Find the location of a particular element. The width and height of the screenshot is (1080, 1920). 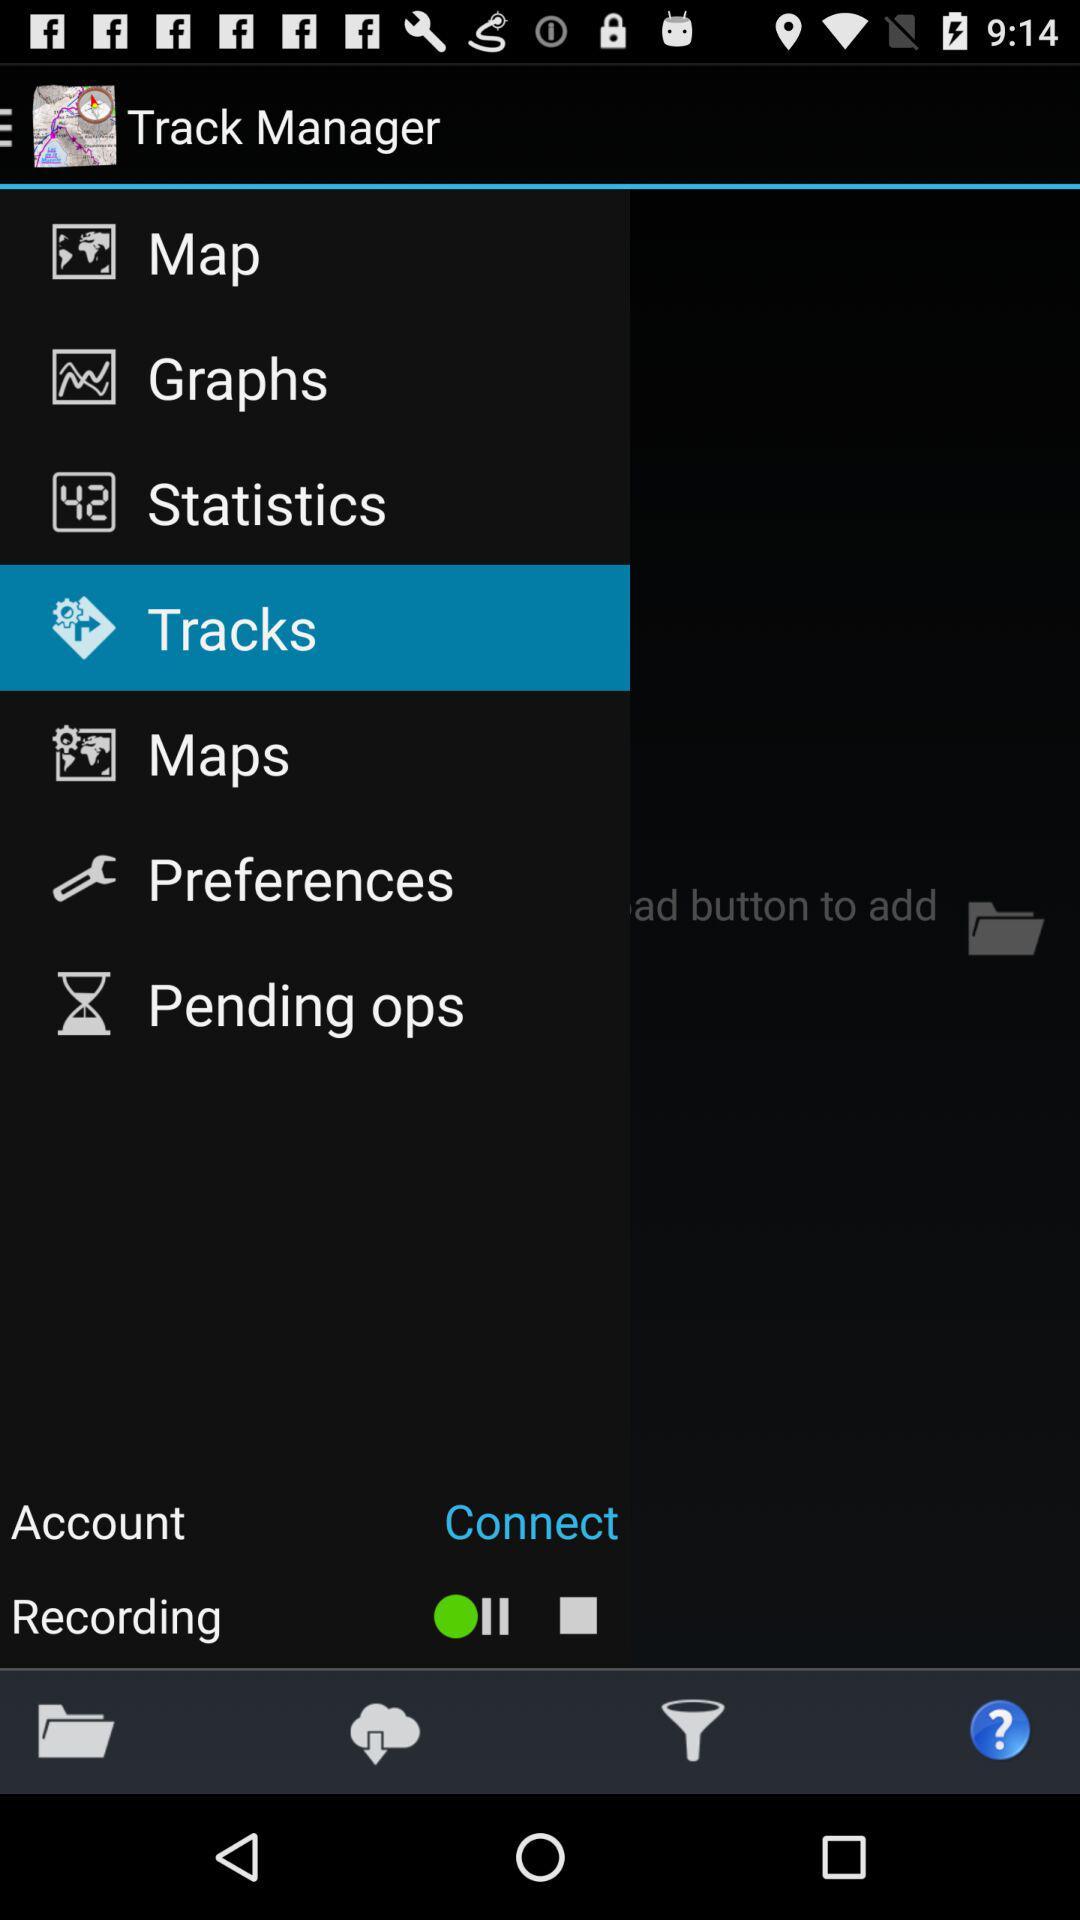

preferences item is located at coordinates (315, 878).